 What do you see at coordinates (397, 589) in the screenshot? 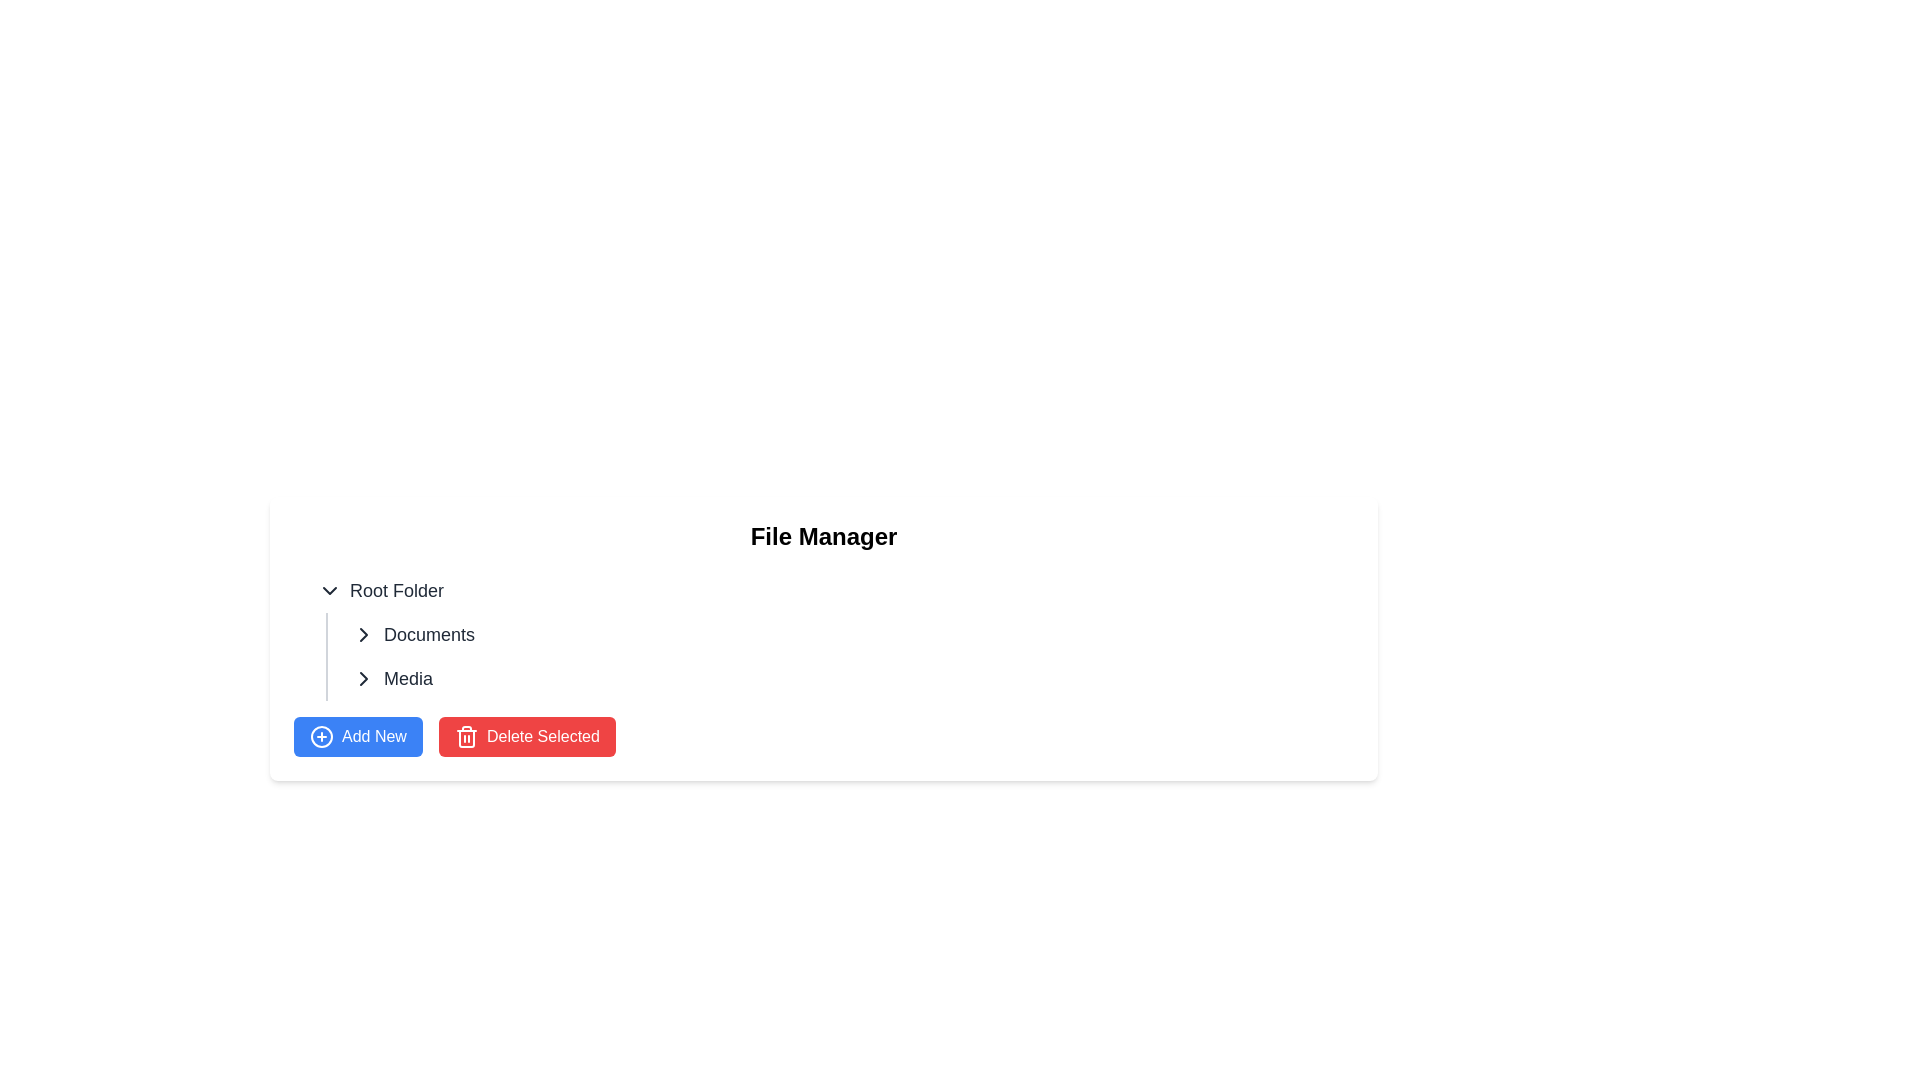
I see `the text label indicating the name of the primary folder in the file management application, located directly below the collapsible icon and above sub-items like 'Documents' and 'Media'` at bounding box center [397, 589].